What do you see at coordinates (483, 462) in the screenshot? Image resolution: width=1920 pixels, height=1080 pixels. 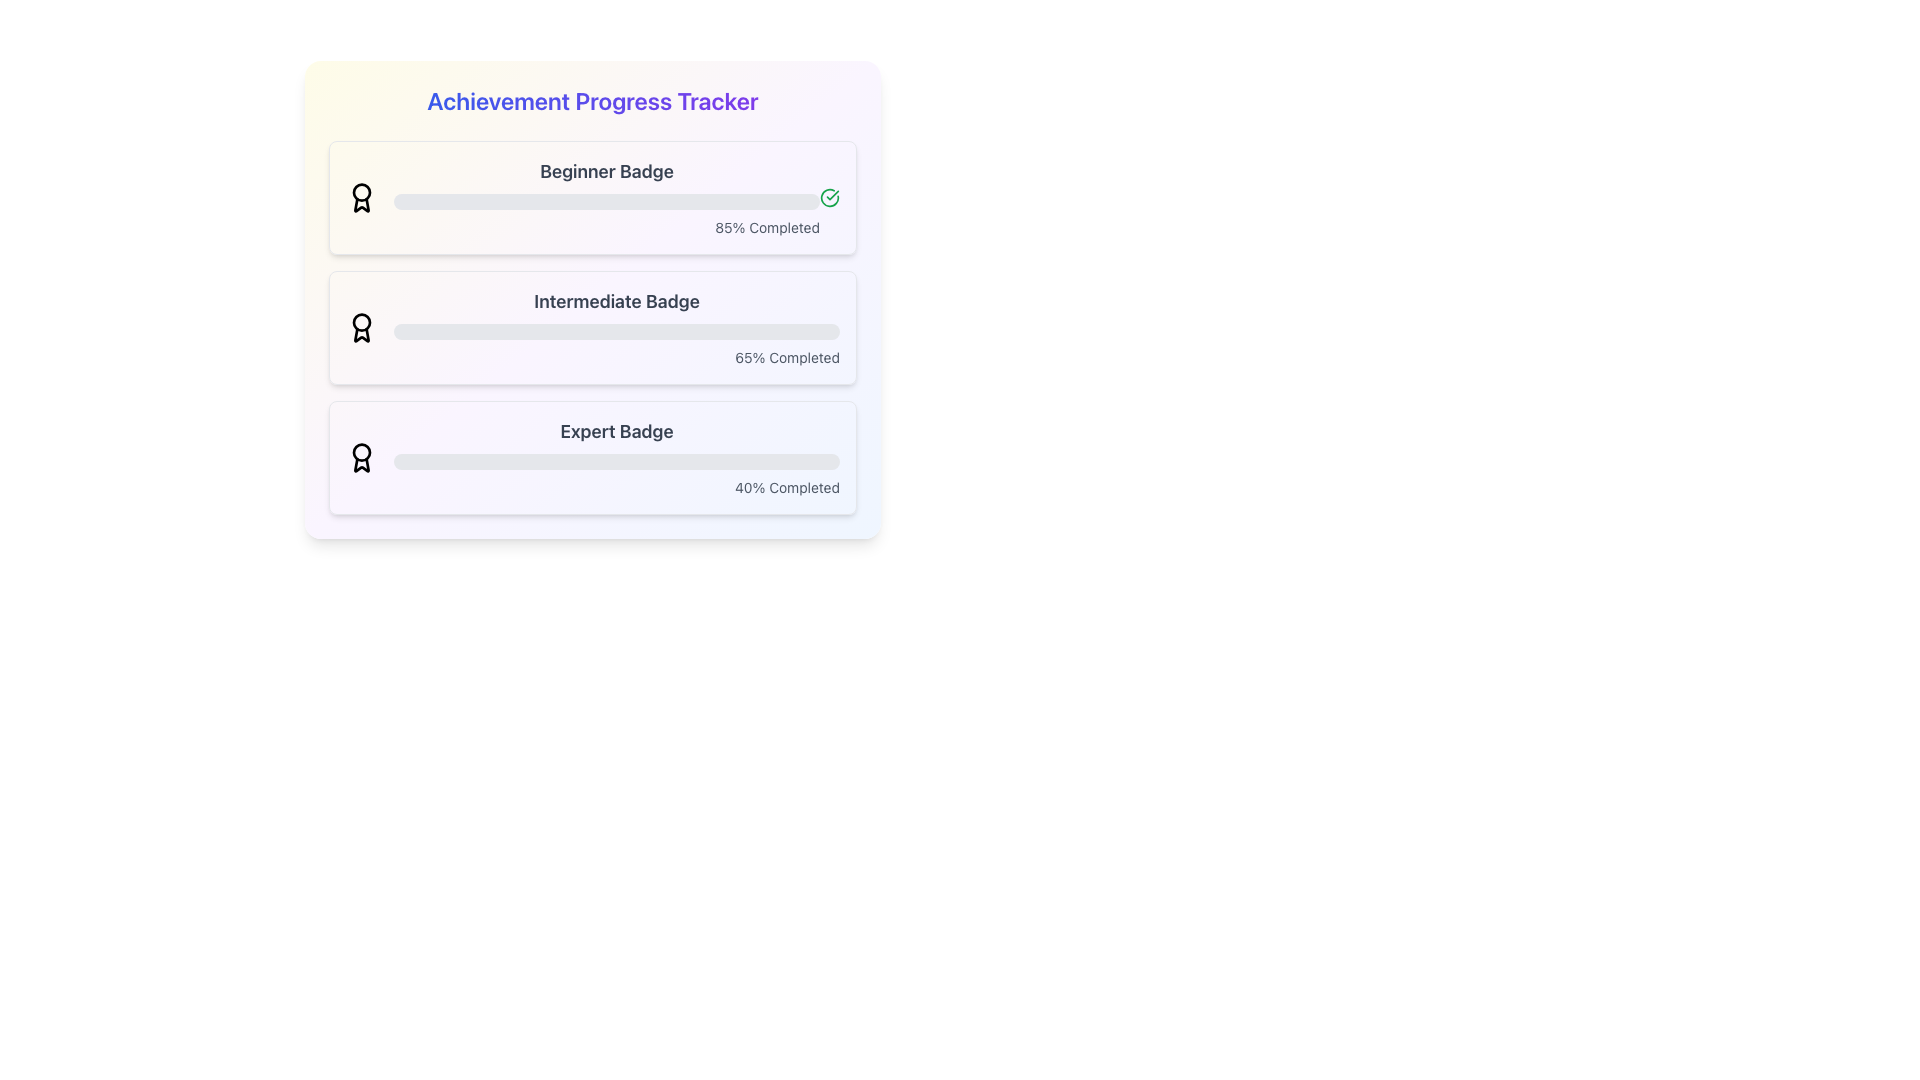 I see `the progress visually on the progress bar representing the completion towards the 'Expert Badge', which shows a 40% completion level` at bounding box center [483, 462].